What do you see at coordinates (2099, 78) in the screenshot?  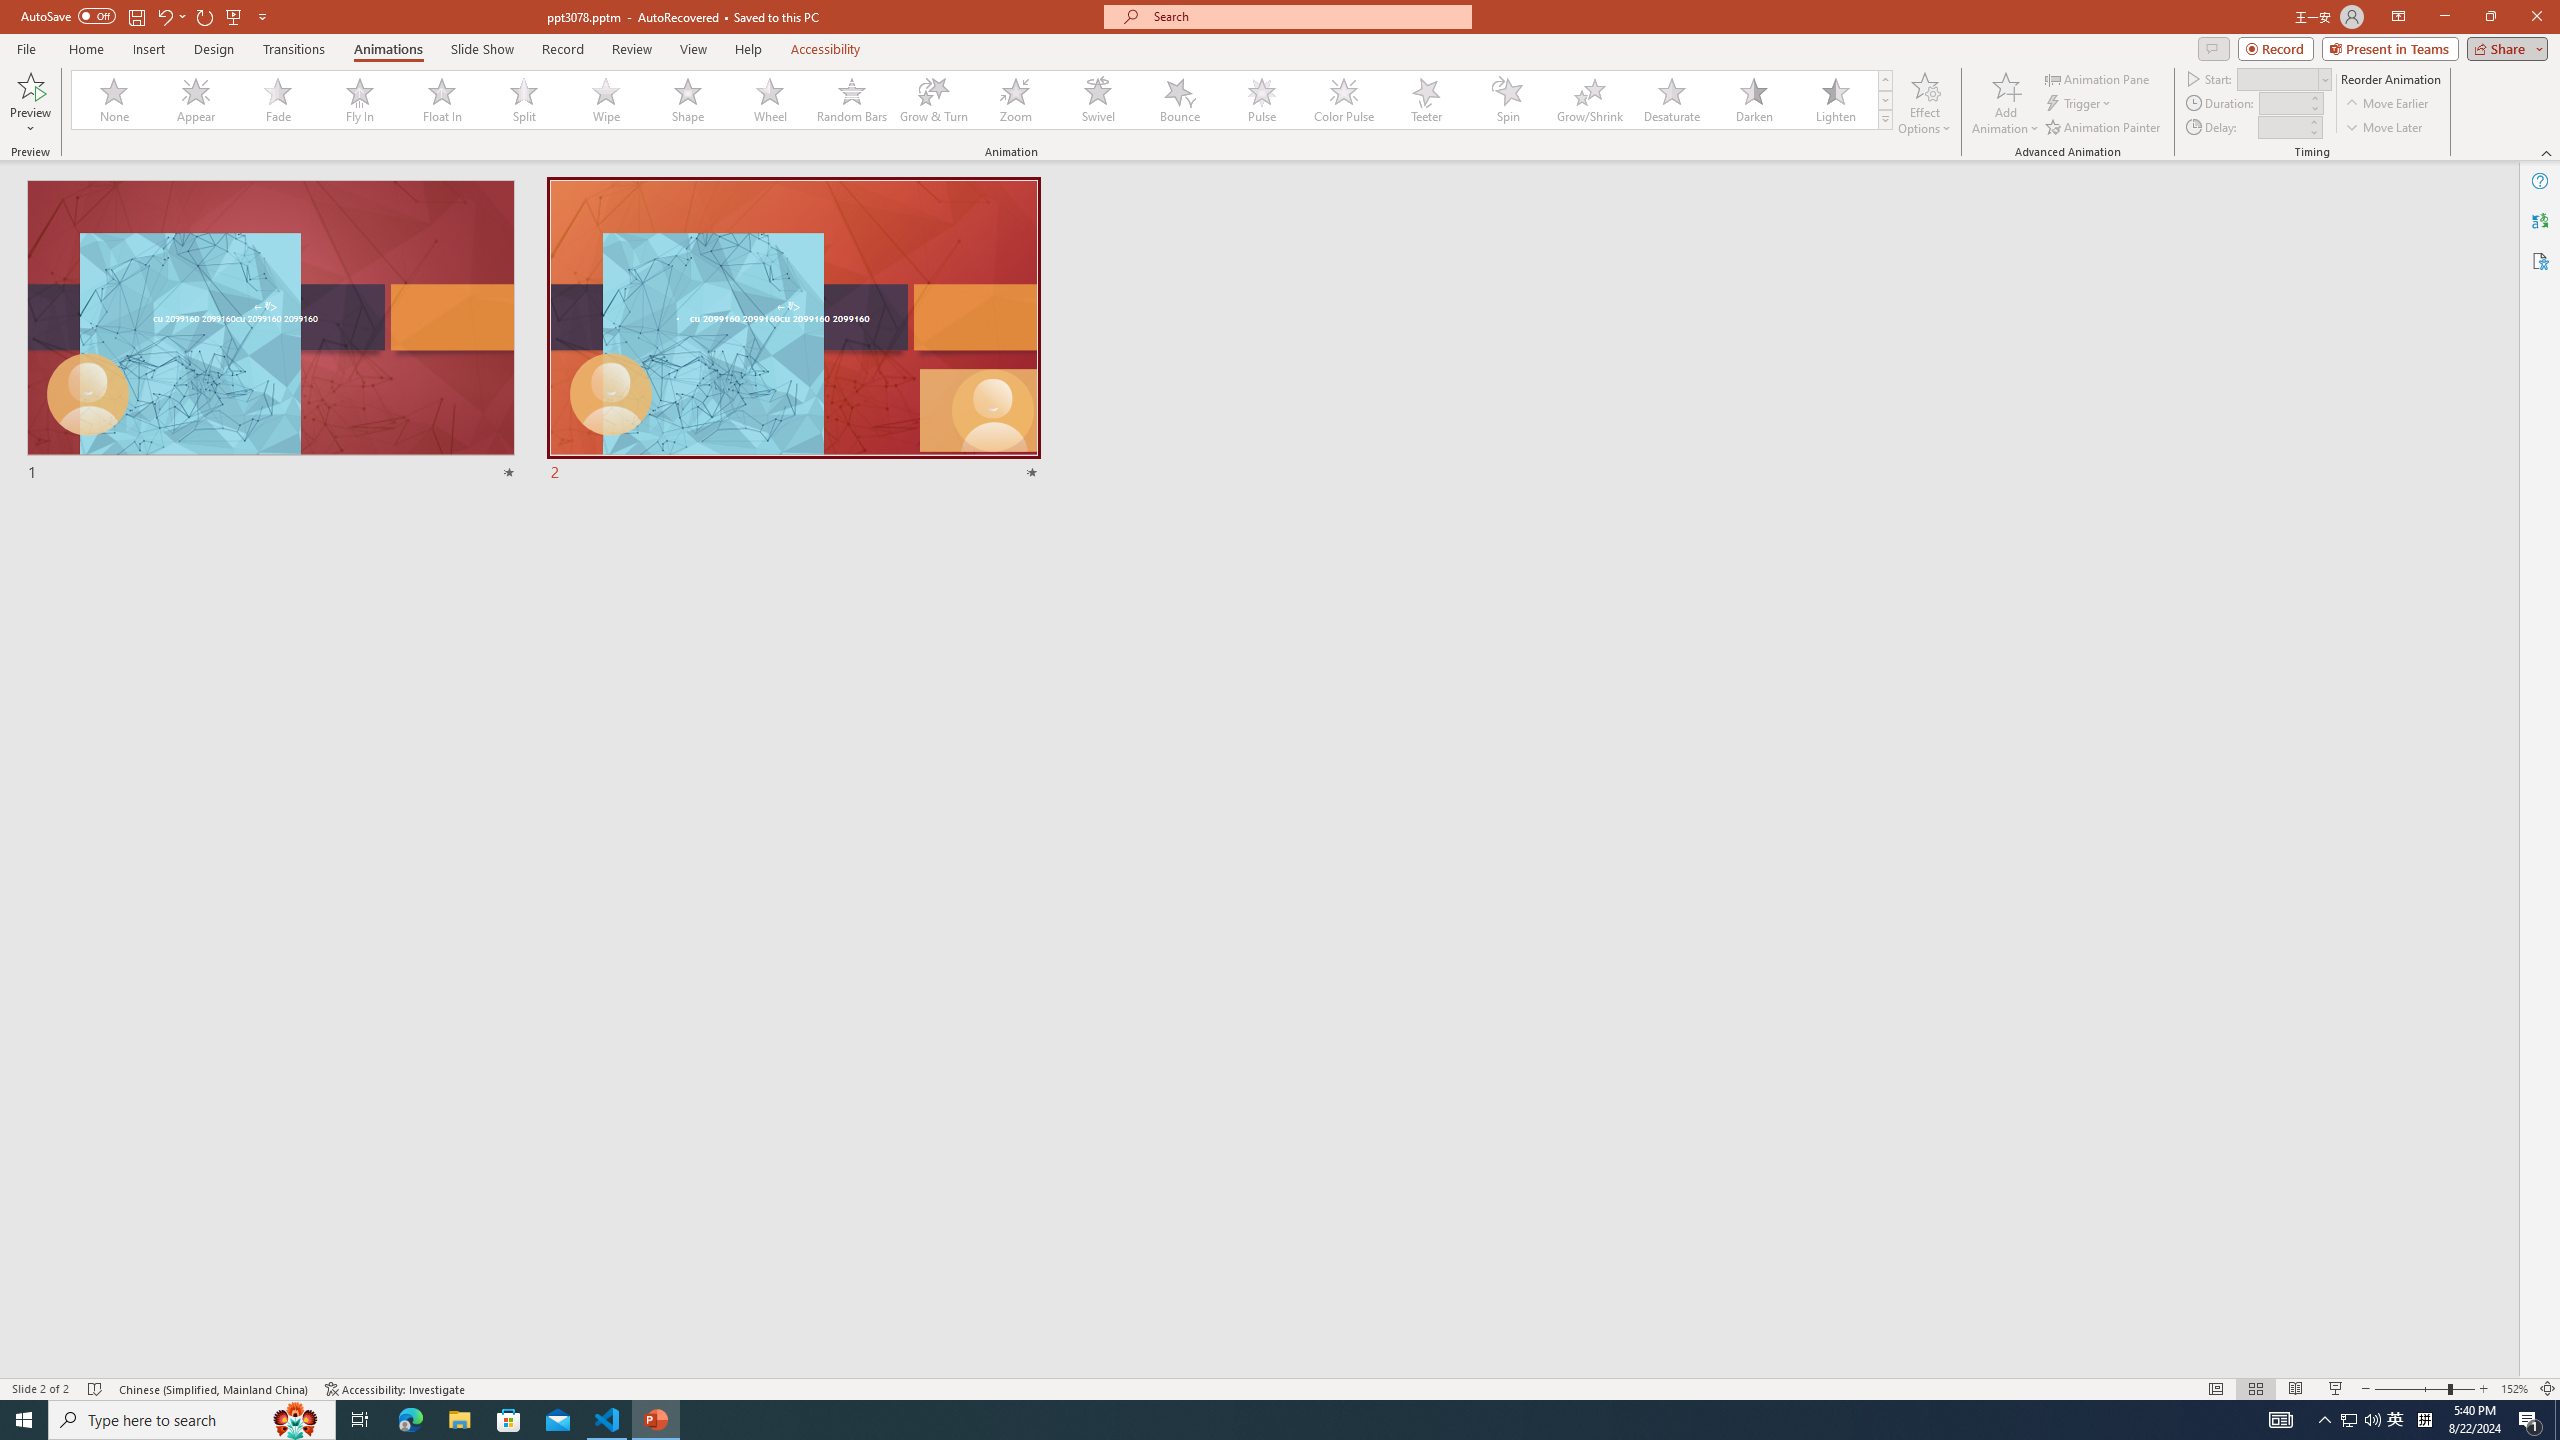 I see `'Animation Pane'` at bounding box center [2099, 78].